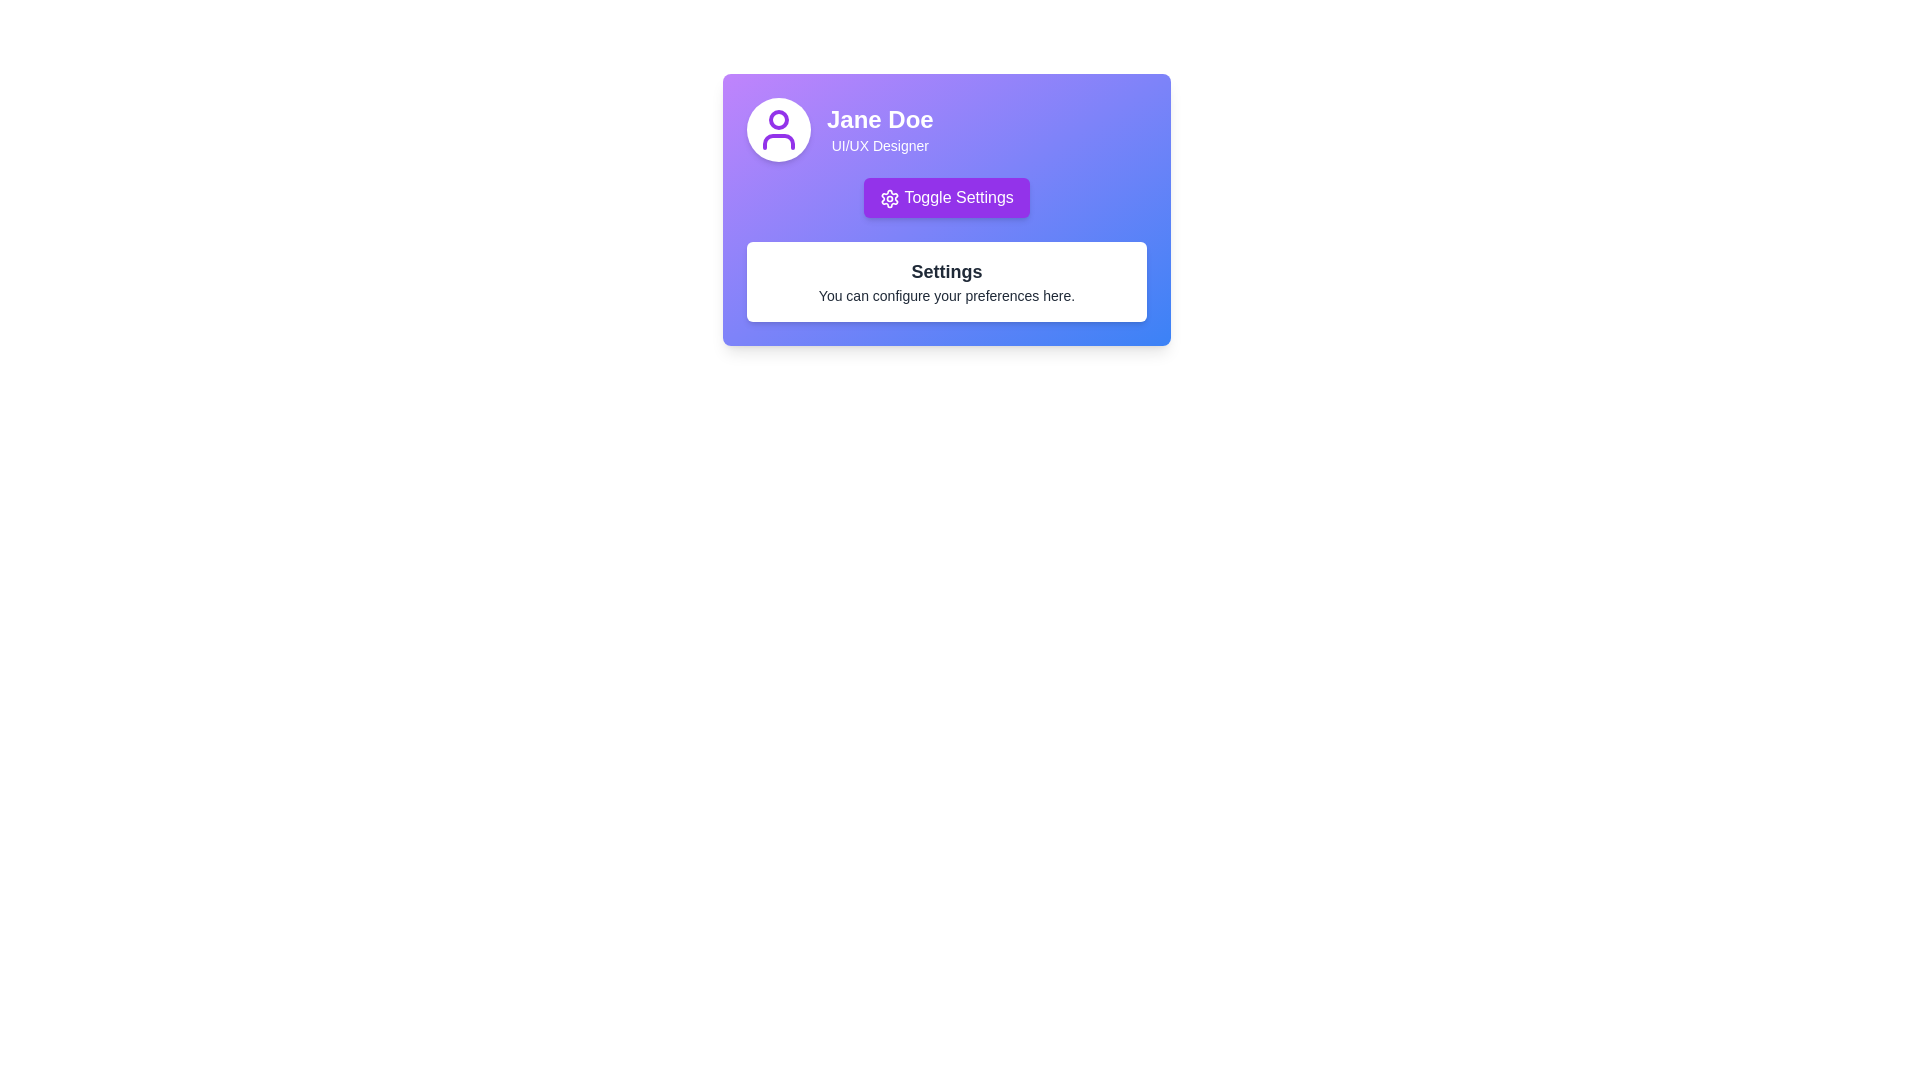 This screenshot has width=1920, height=1080. What do you see at coordinates (889, 198) in the screenshot?
I see `the settings gear icon located to the left of the 'Toggle Settings' button` at bounding box center [889, 198].